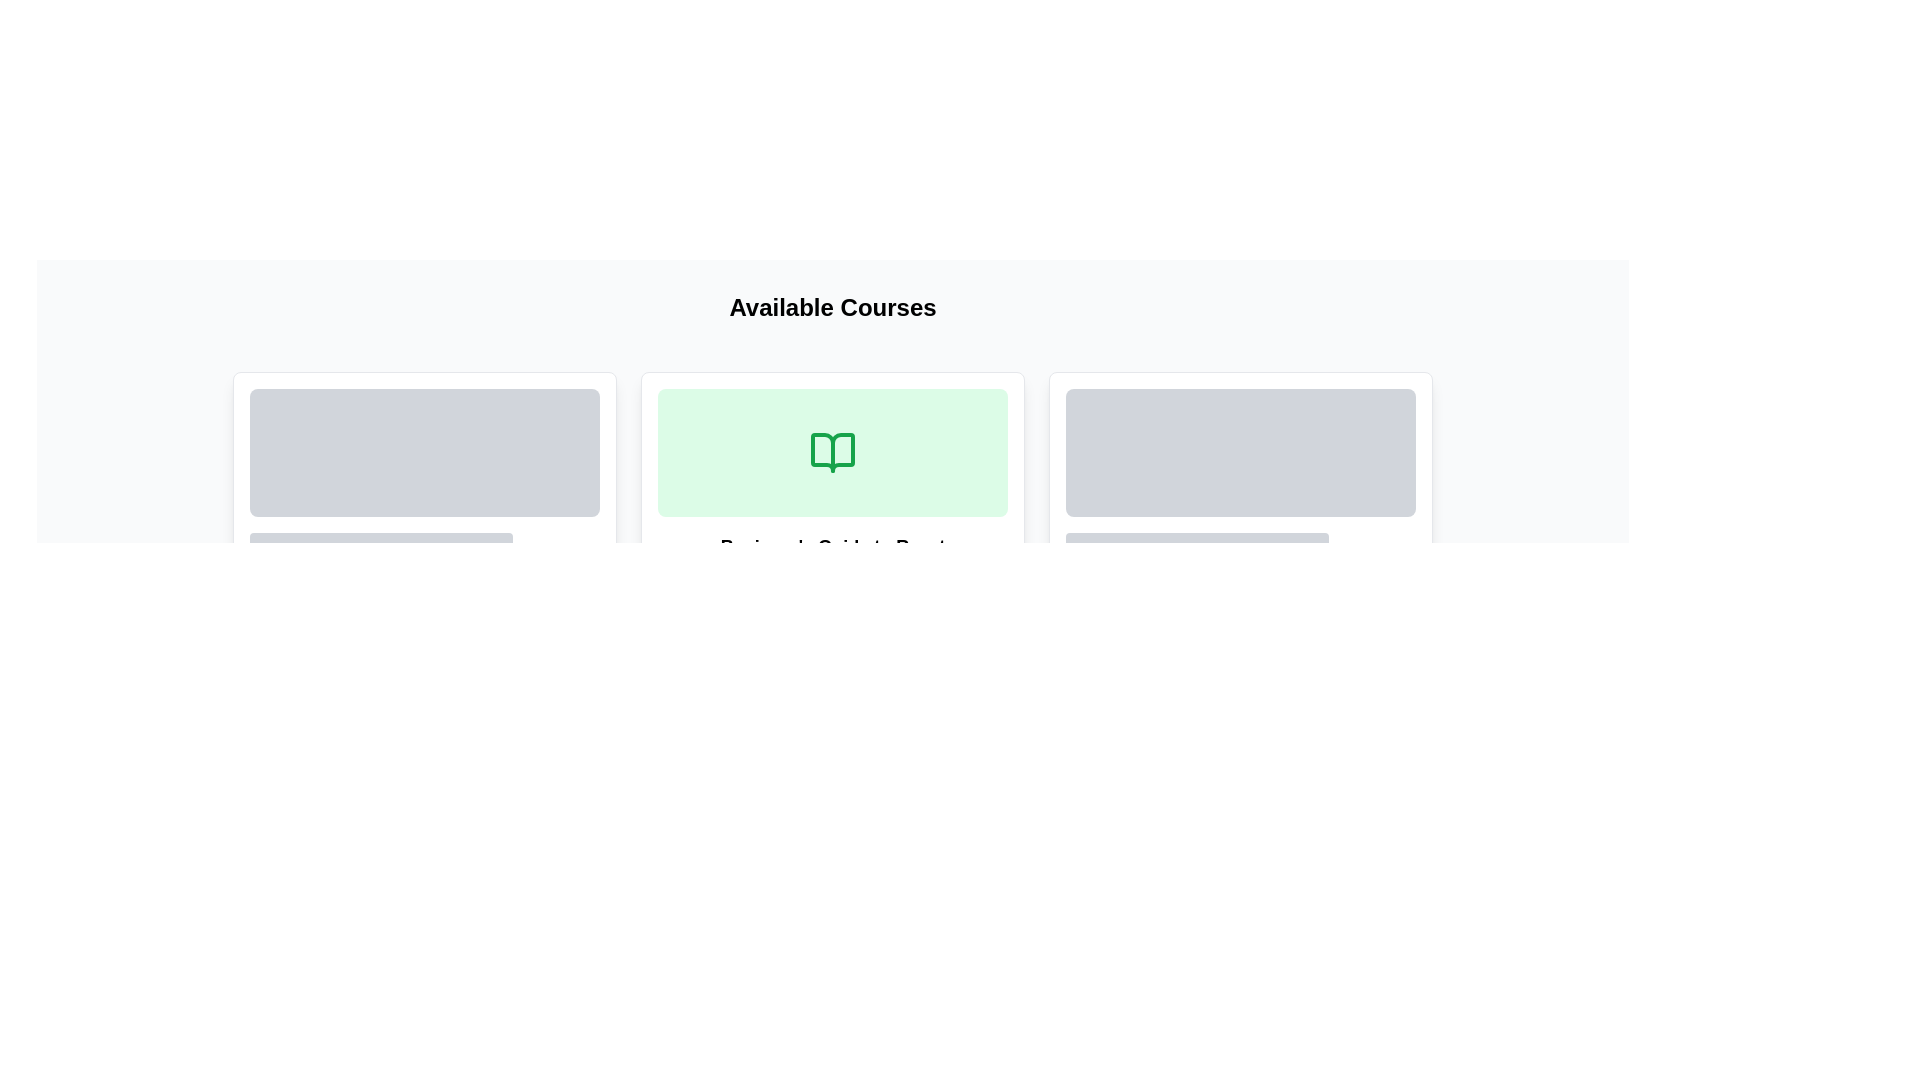 The image size is (1920, 1080). I want to click on the light gray Visual Placeholder or Separator bar located beneath the larger medium-gray block, positioned towards the center-bottom area of the content section, so click(337, 569).